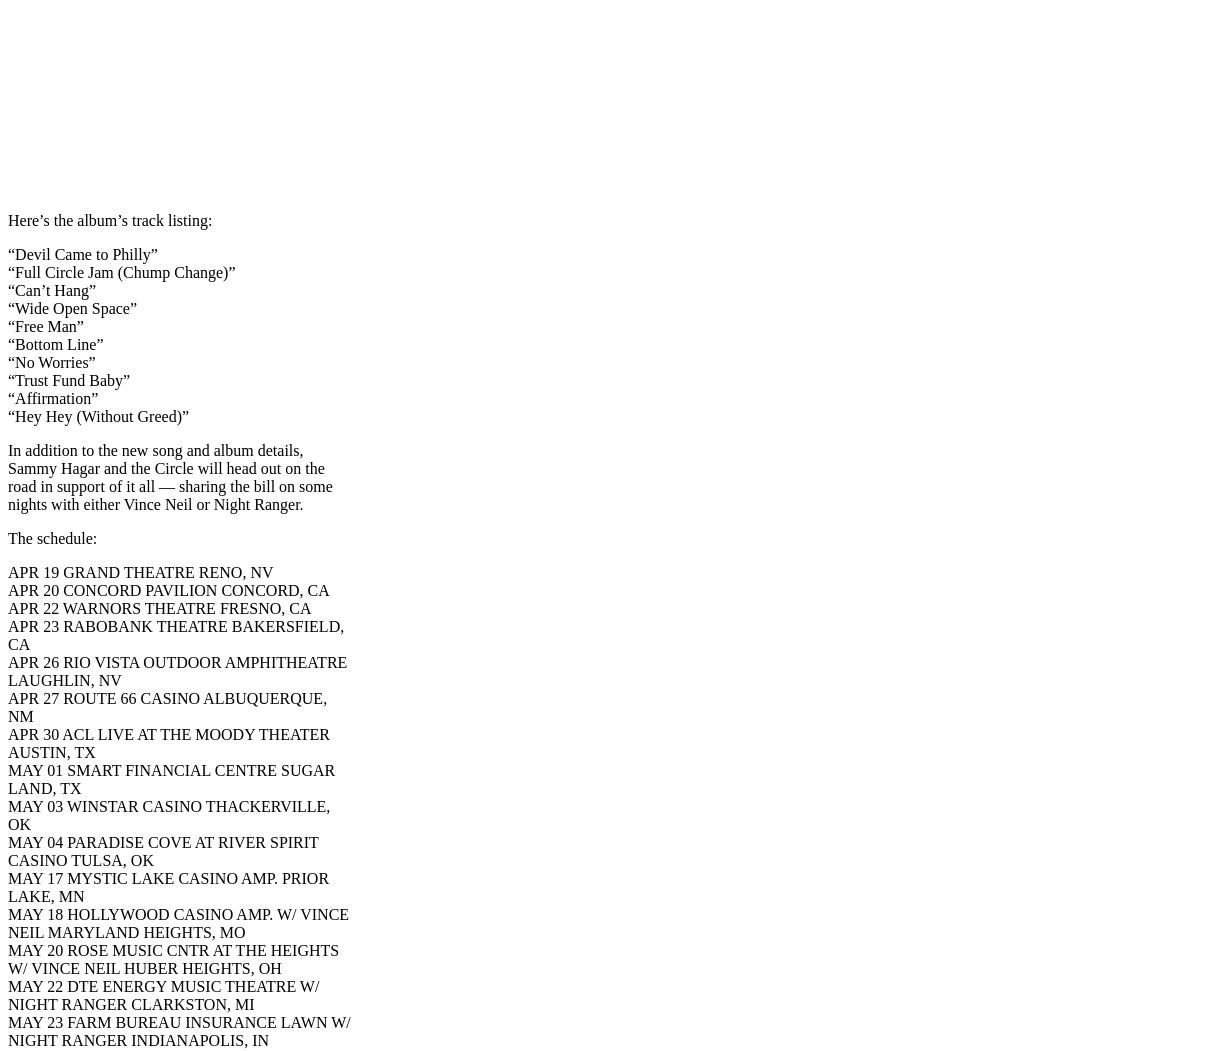  I want to click on 'APR 19 GRAND THEATRE RENO, NV', so click(139, 572).